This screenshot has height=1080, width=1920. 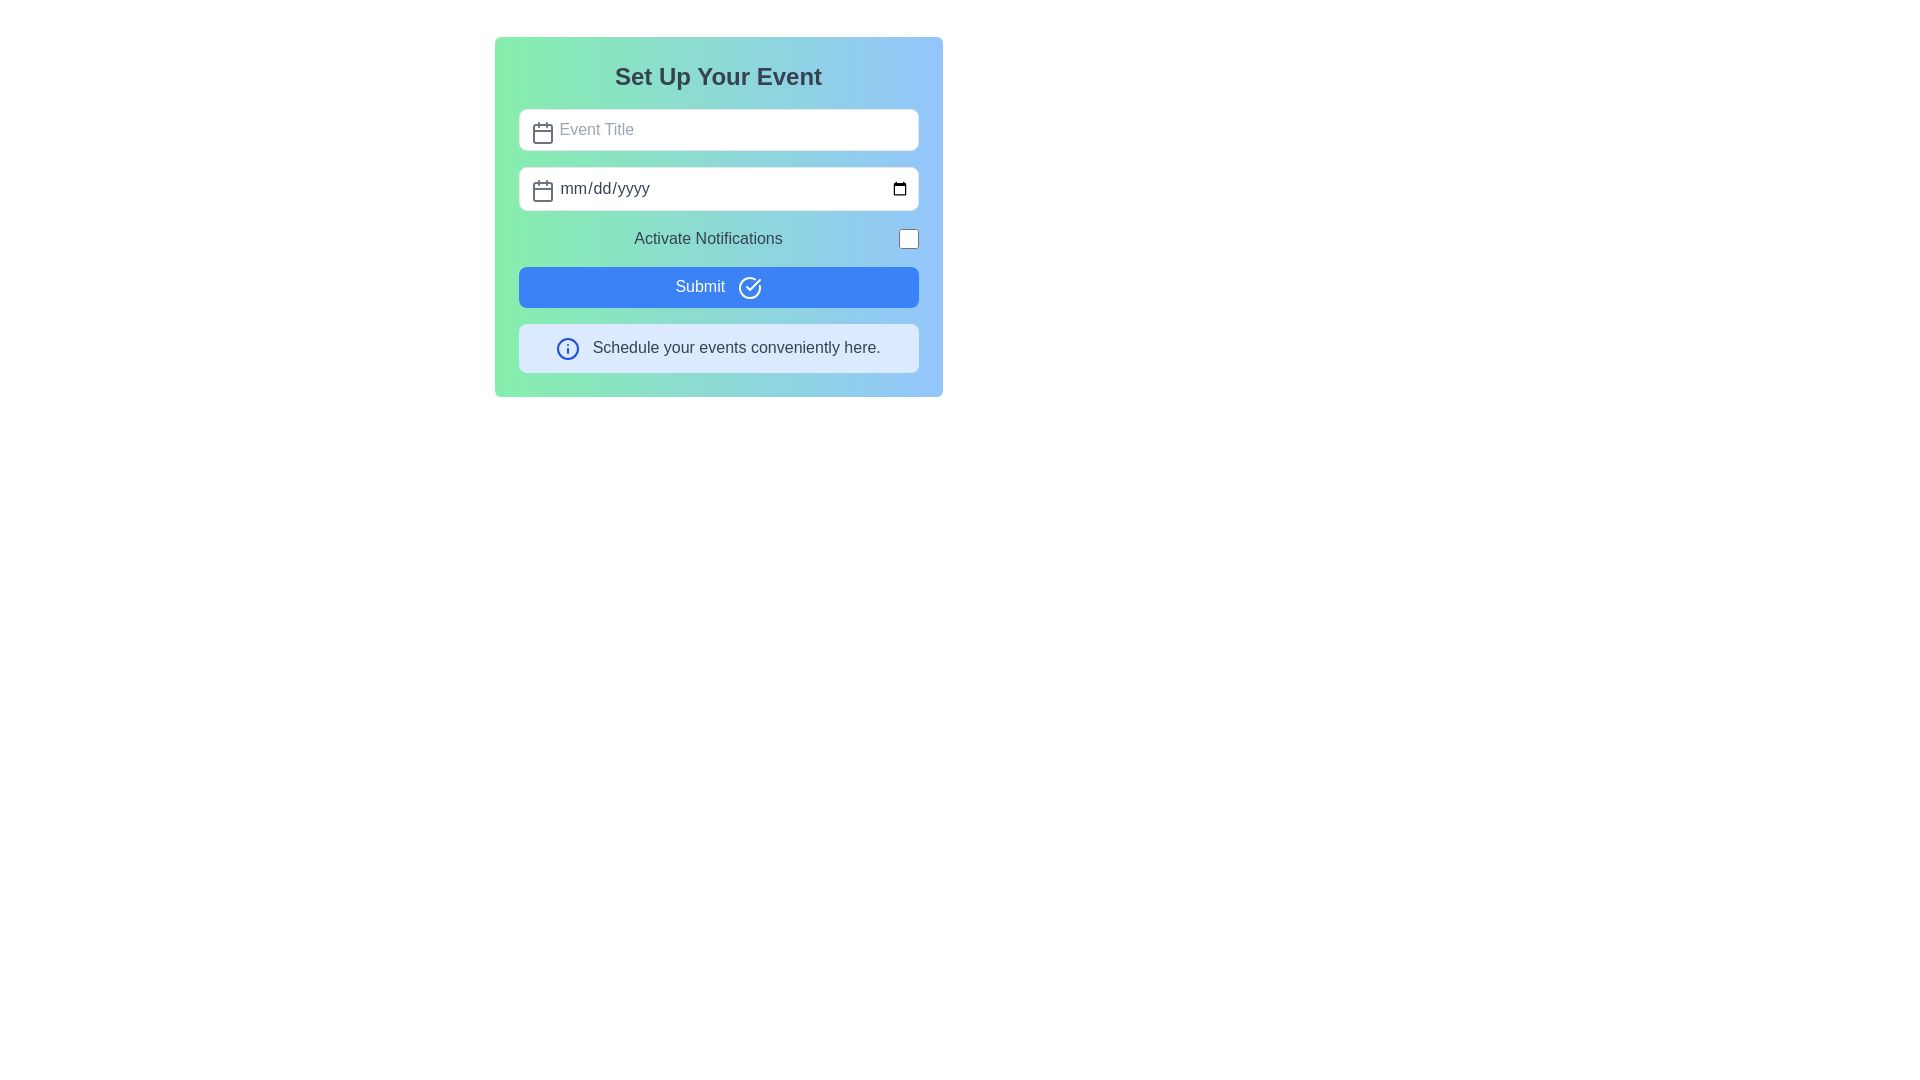 I want to click on the 'Submit' button, which is a rectangular button with white text and a blue background, located below the 'Activate Notifications' checkbox, so click(x=718, y=287).